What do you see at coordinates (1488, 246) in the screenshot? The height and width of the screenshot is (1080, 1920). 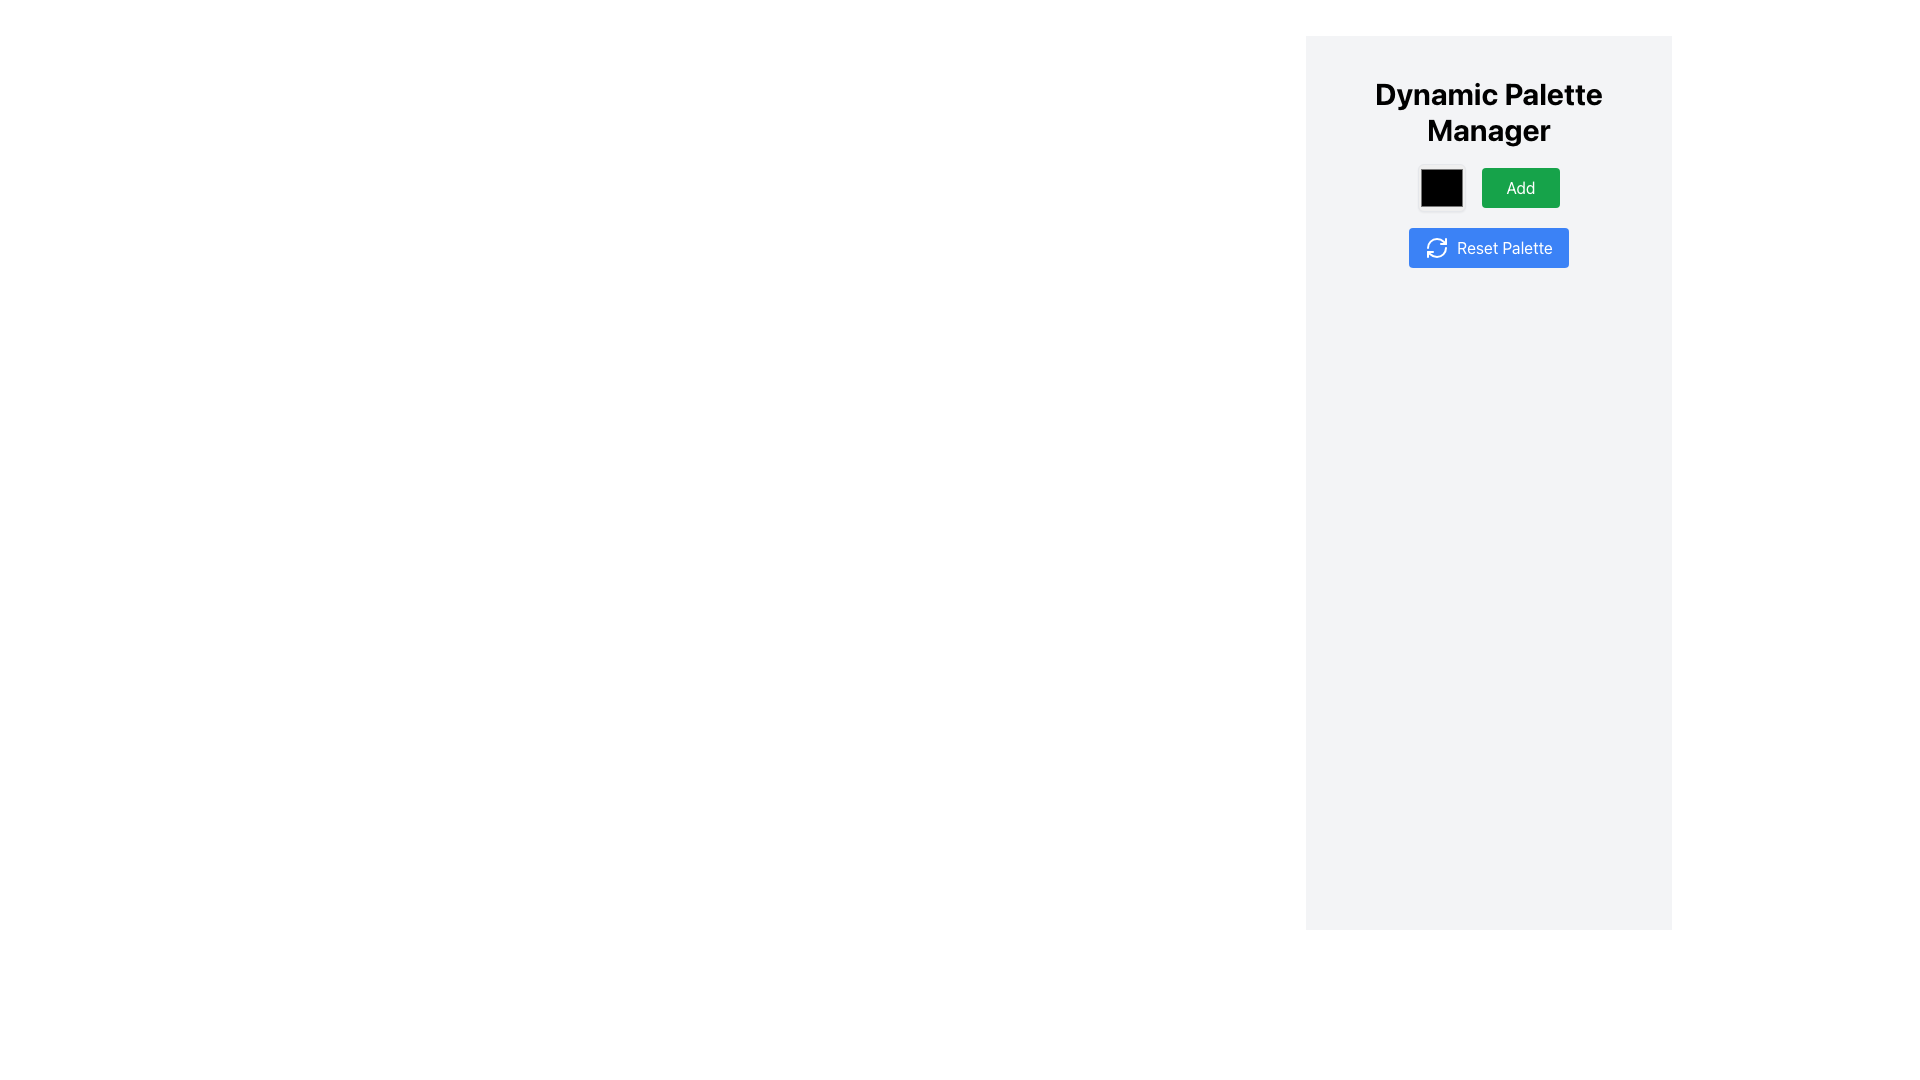 I see `the 'Reset Palette' button, which is styled with a blue background and white text, located beneath the 'Add' button in the 'Dynamic Palette Manager'` at bounding box center [1488, 246].